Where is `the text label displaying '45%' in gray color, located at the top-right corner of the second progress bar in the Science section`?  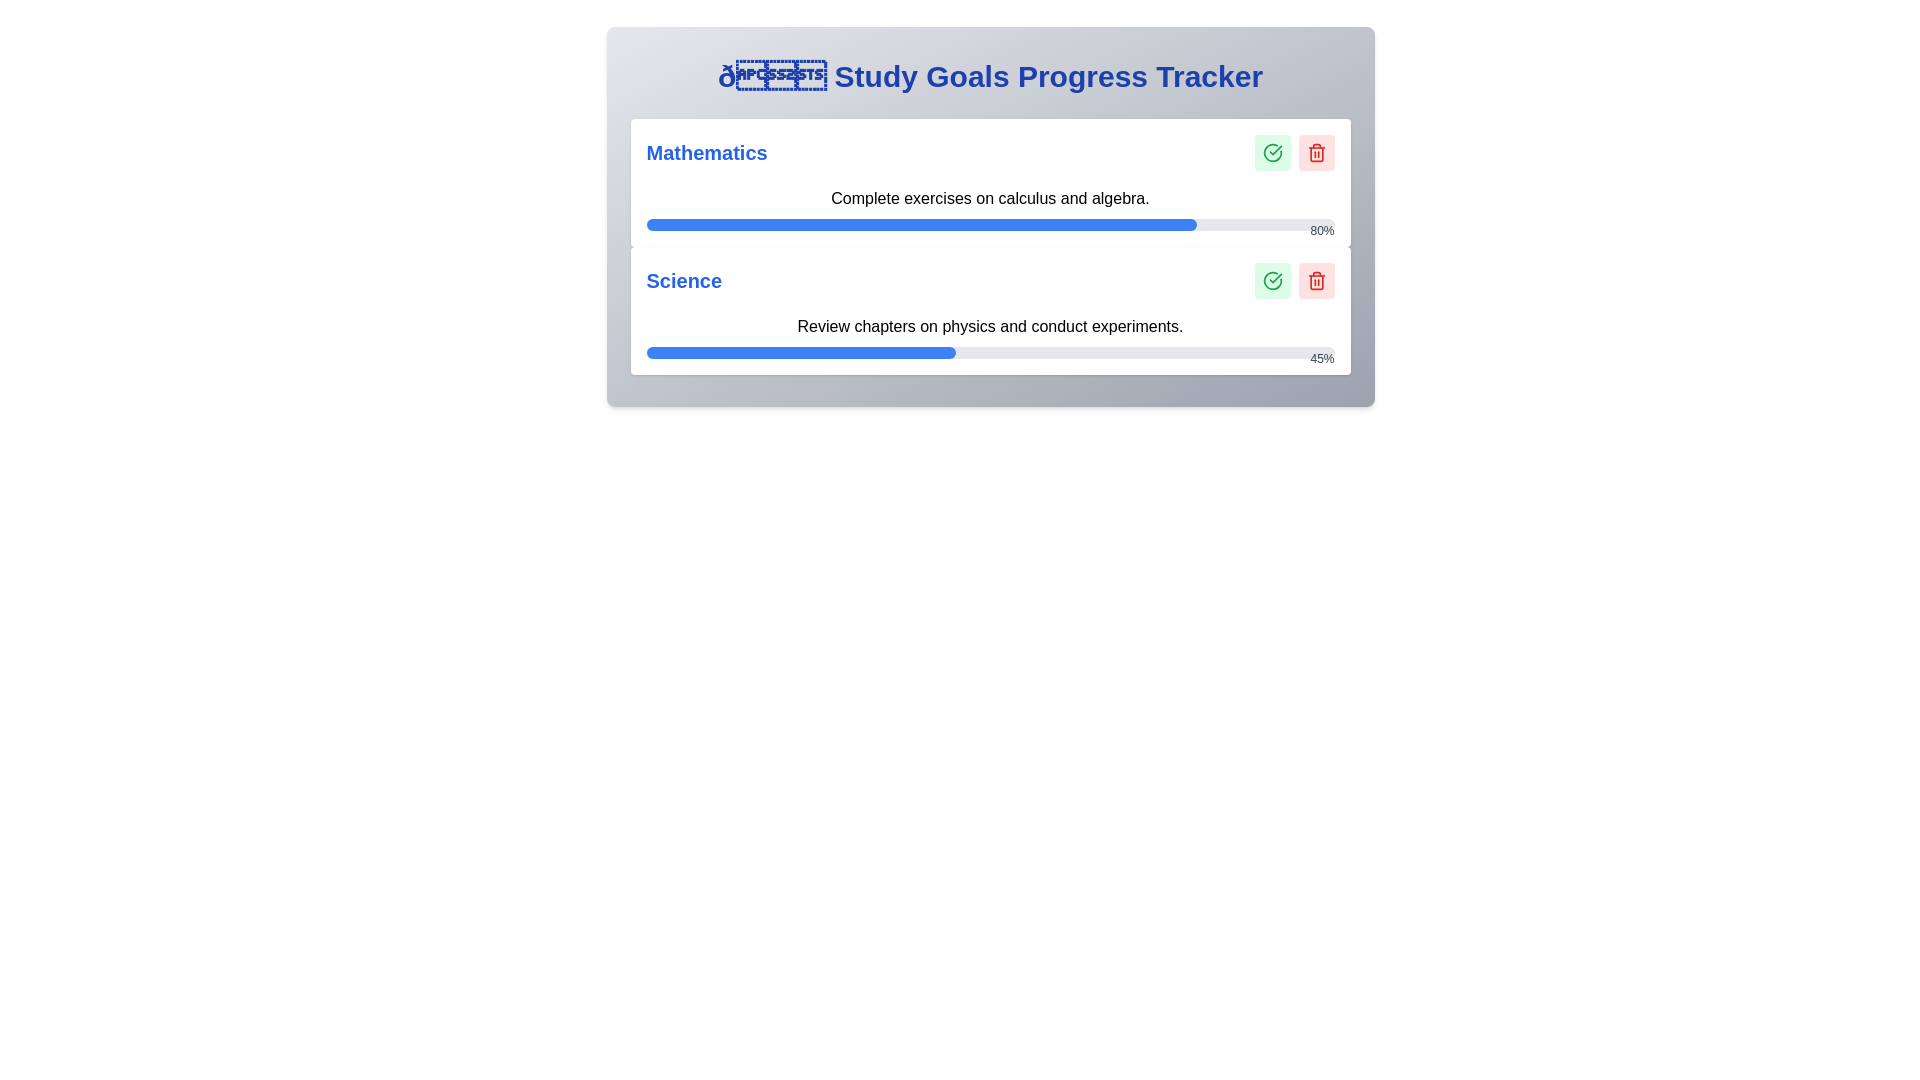 the text label displaying '45%' in gray color, located at the top-right corner of the second progress bar in the Science section is located at coordinates (1322, 357).